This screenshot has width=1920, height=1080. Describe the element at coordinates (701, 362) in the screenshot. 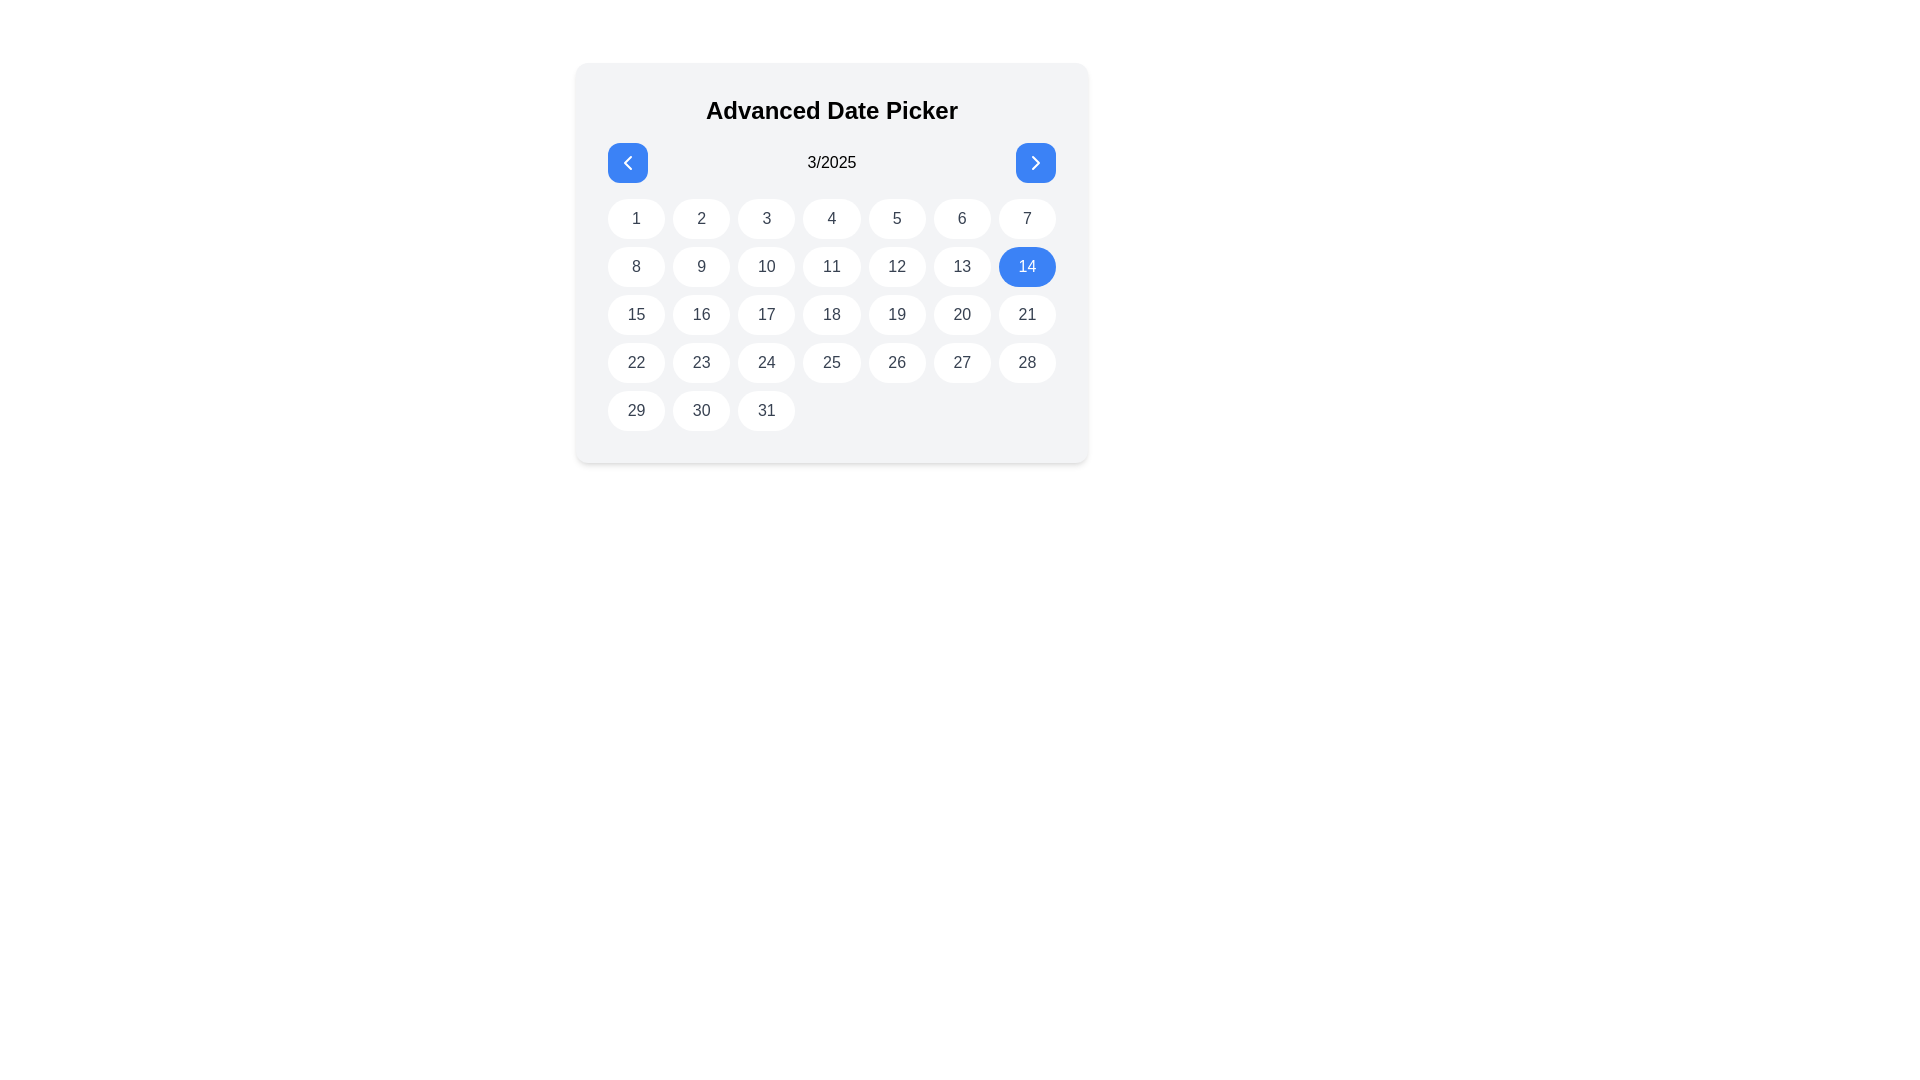

I see `the circular button displaying the number '23' in dark gray text, located in the fourth row and second column of the grid under 'Advanced Date Picker'` at that location.